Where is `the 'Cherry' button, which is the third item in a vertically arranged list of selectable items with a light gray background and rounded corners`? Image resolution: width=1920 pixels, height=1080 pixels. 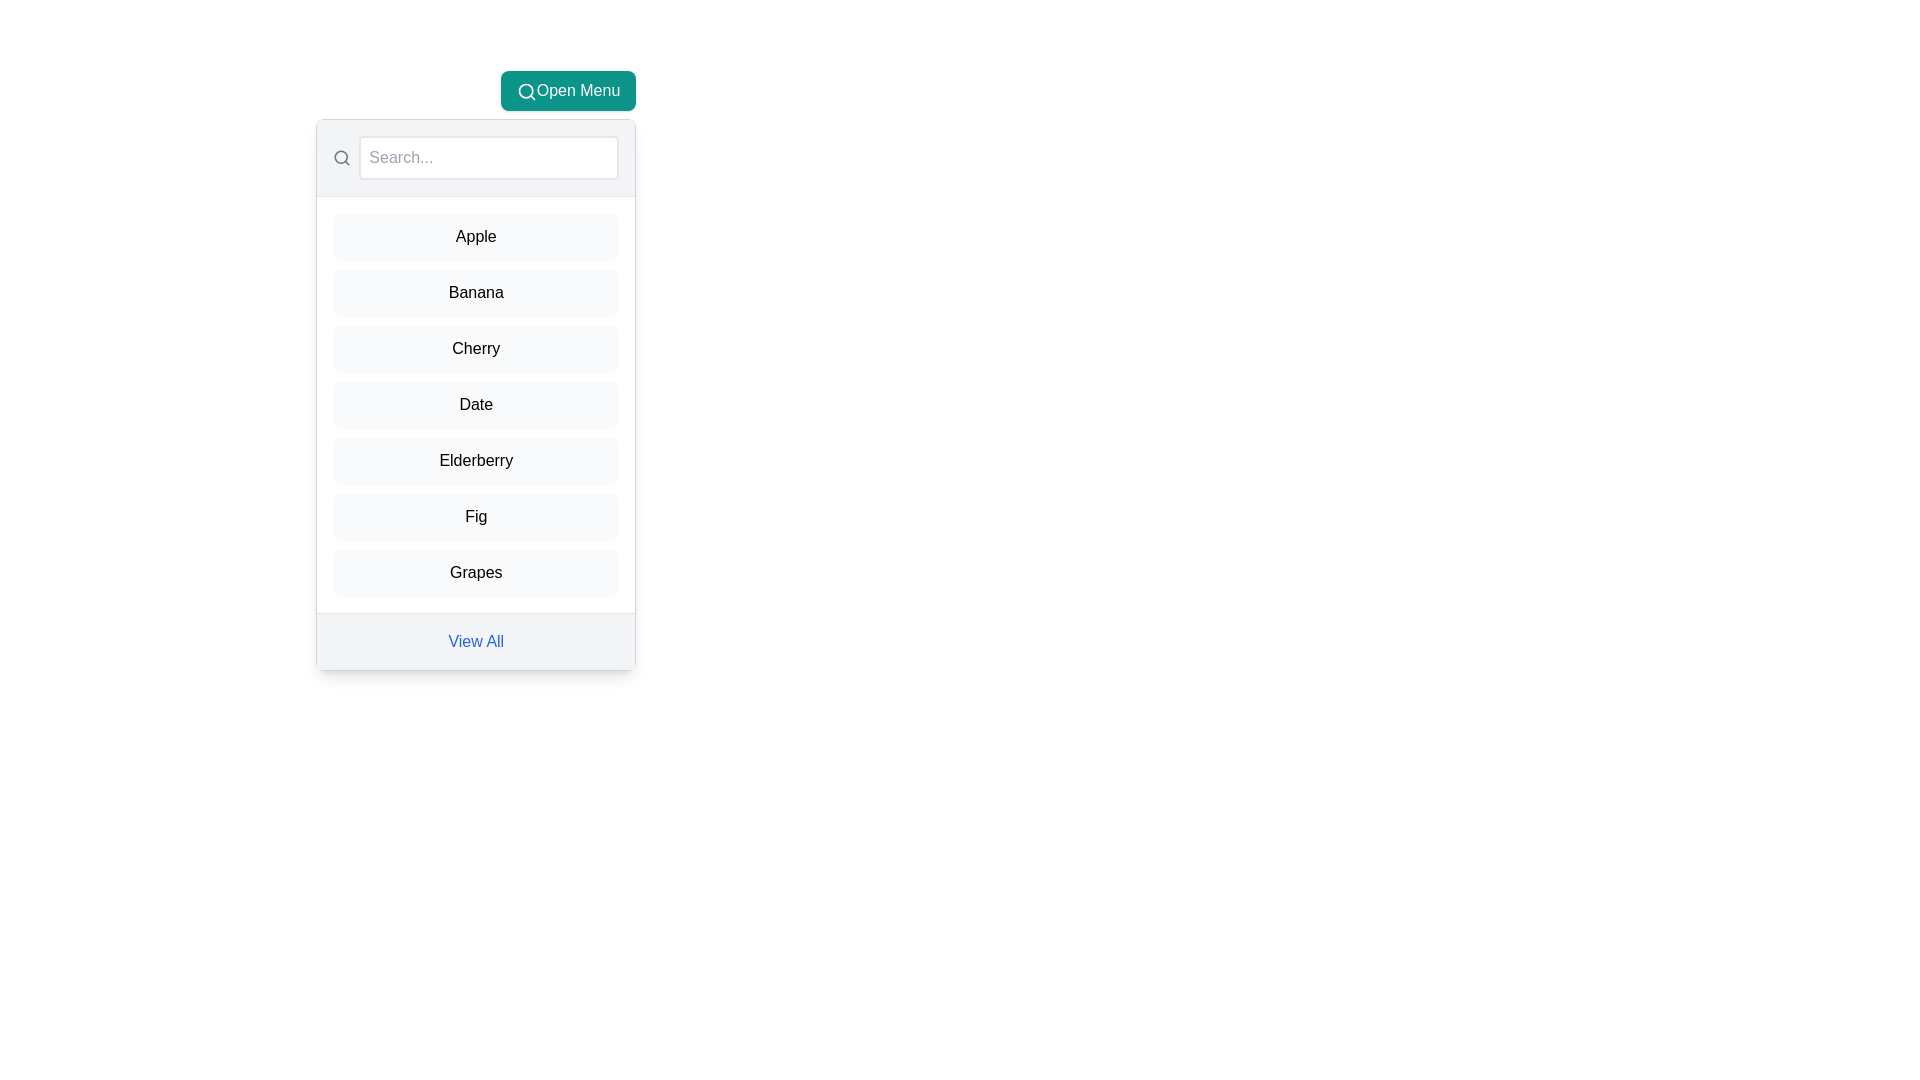 the 'Cherry' button, which is the third item in a vertically arranged list of selectable items with a light gray background and rounded corners is located at coordinates (475, 347).